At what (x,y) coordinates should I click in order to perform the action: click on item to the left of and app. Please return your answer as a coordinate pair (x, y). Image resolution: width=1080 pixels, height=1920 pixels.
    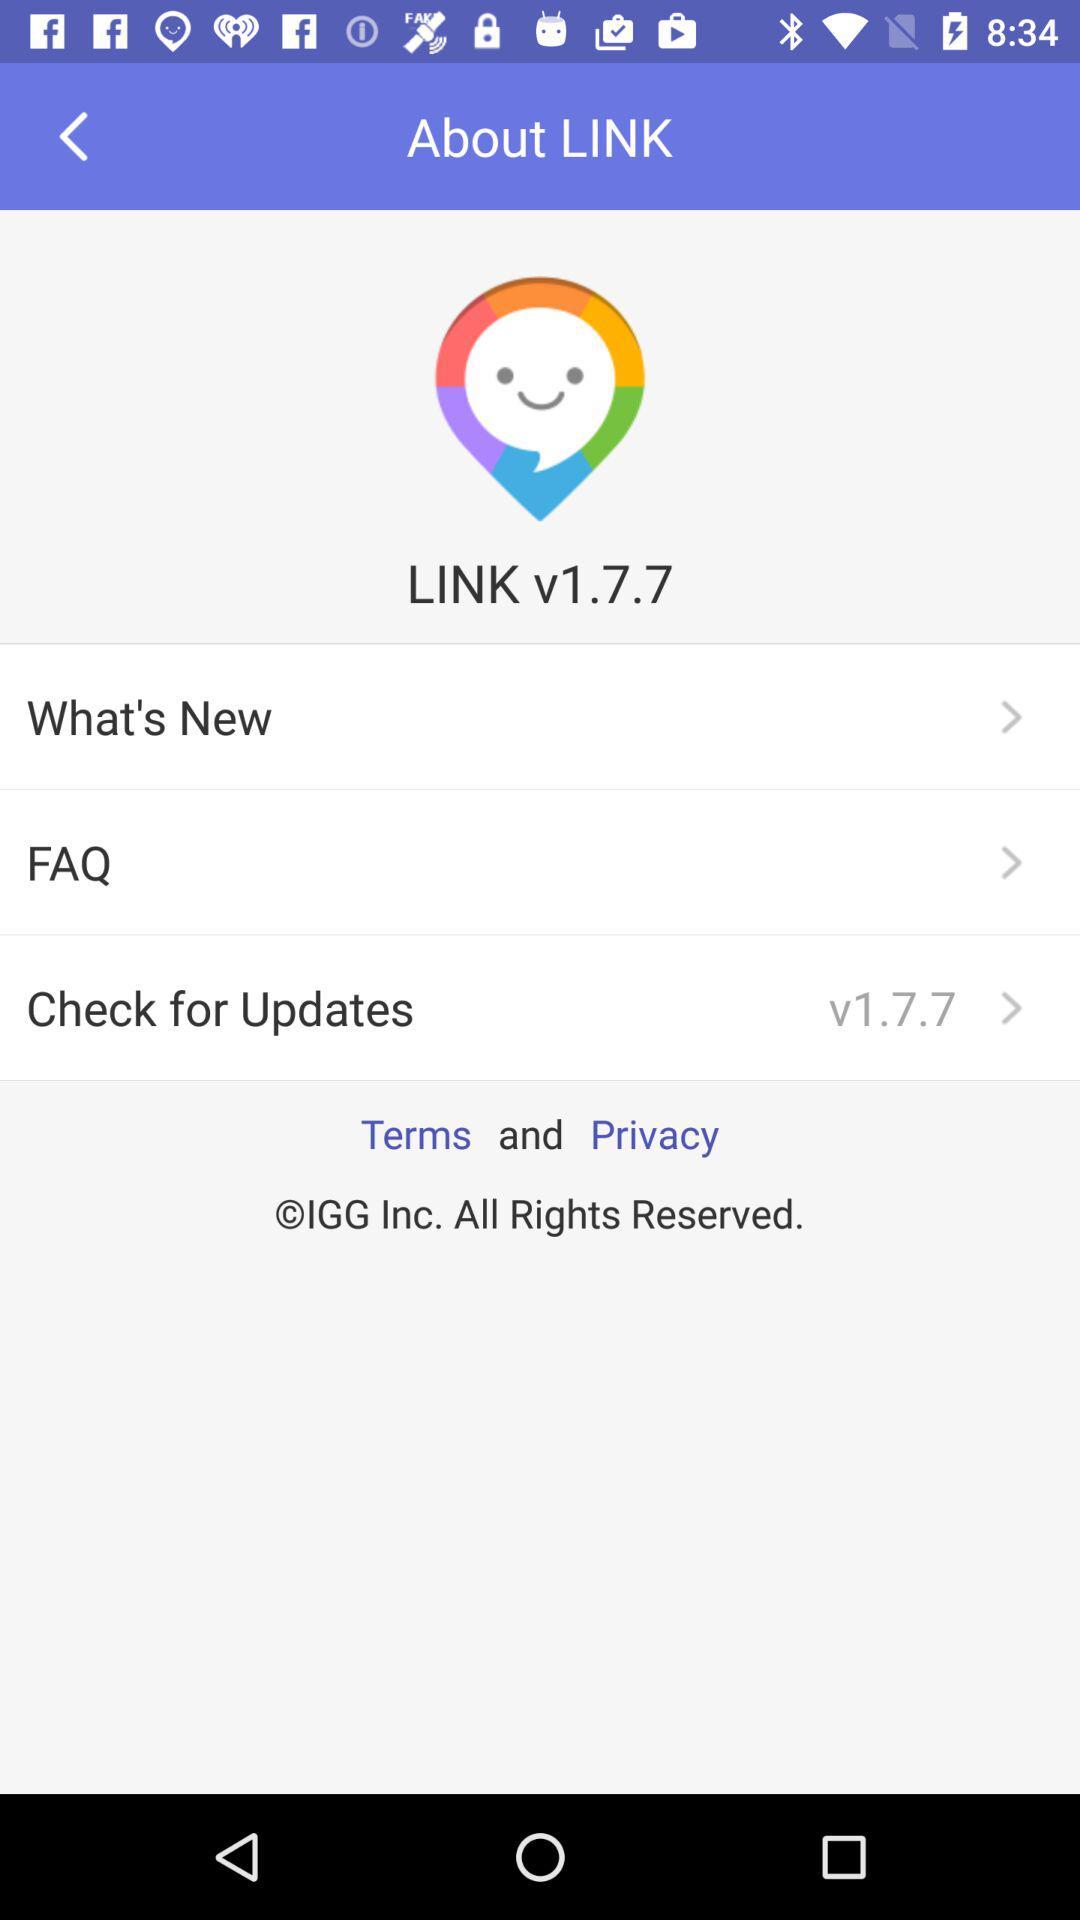
    Looking at the image, I should click on (415, 1133).